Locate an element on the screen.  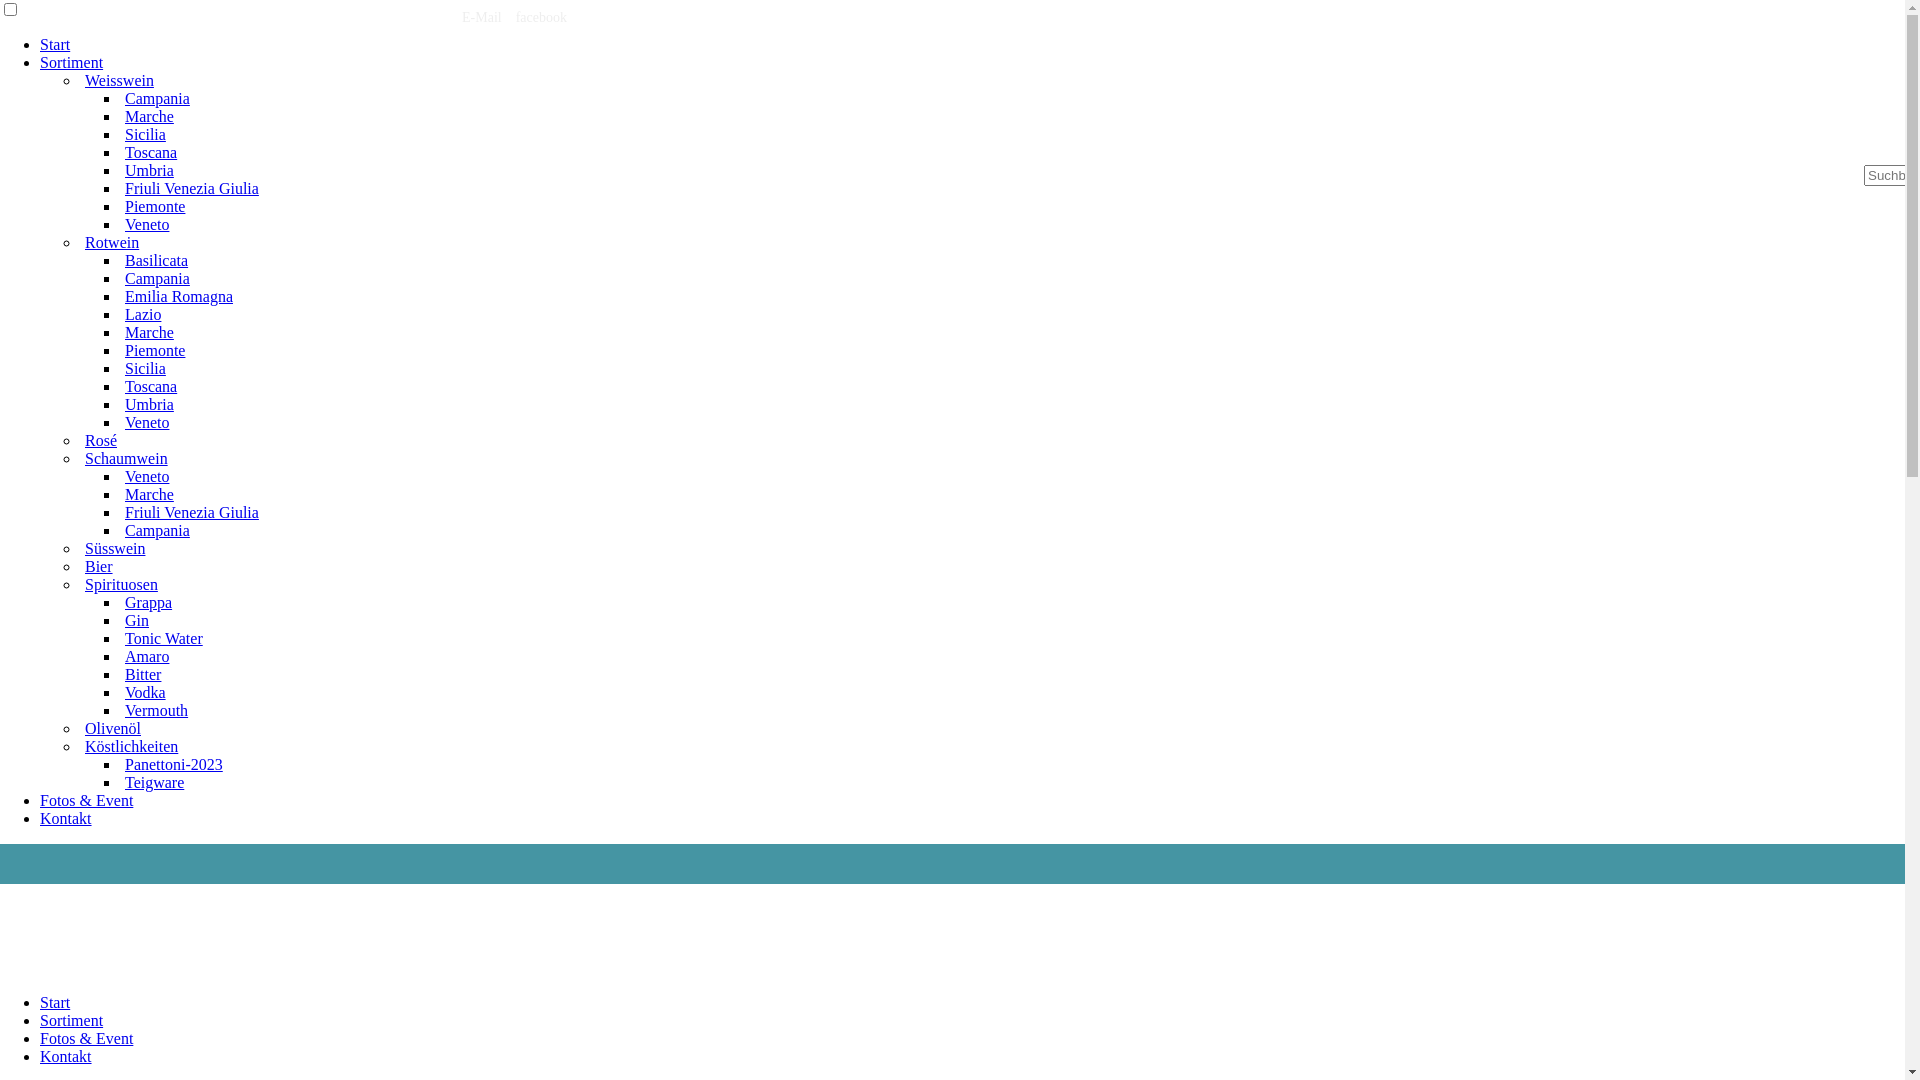
'Umbria' is located at coordinates (148, 169).